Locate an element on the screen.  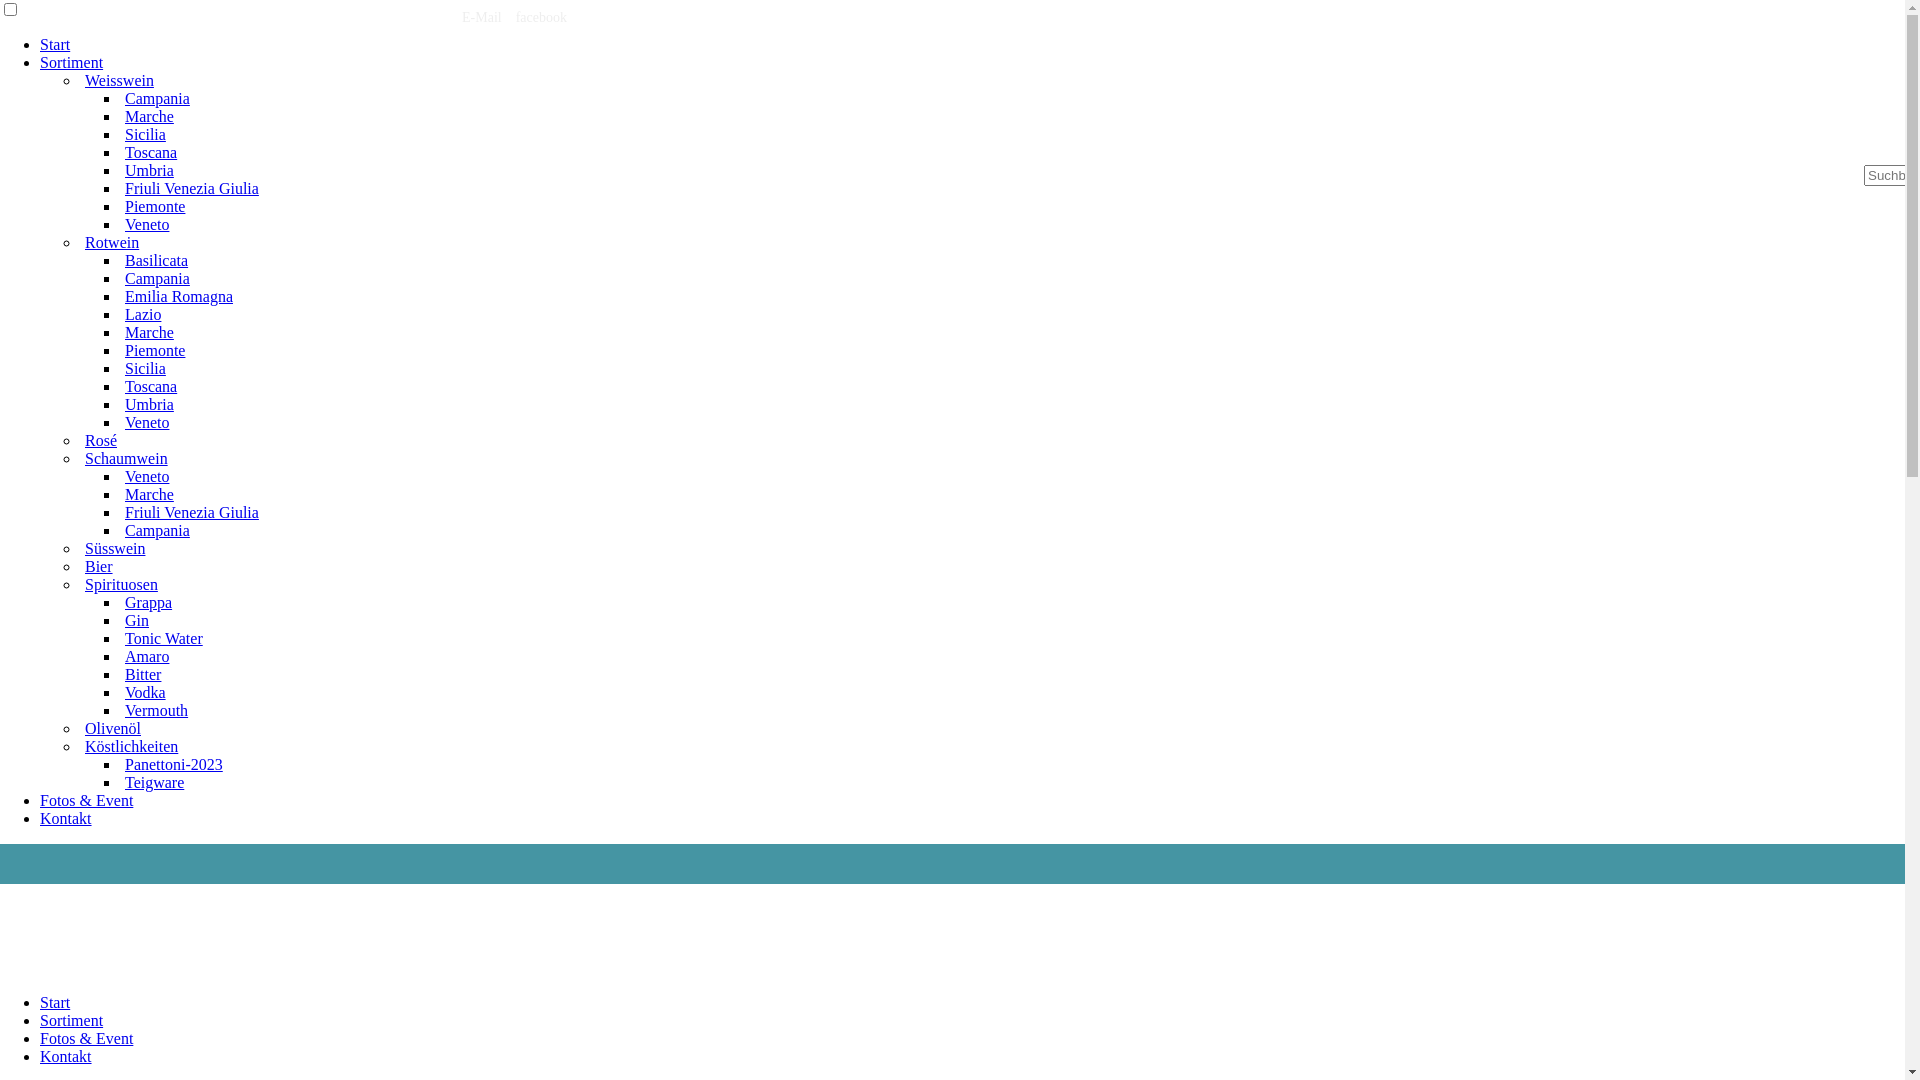
'Umbria' is located at coordinates (148, 169).